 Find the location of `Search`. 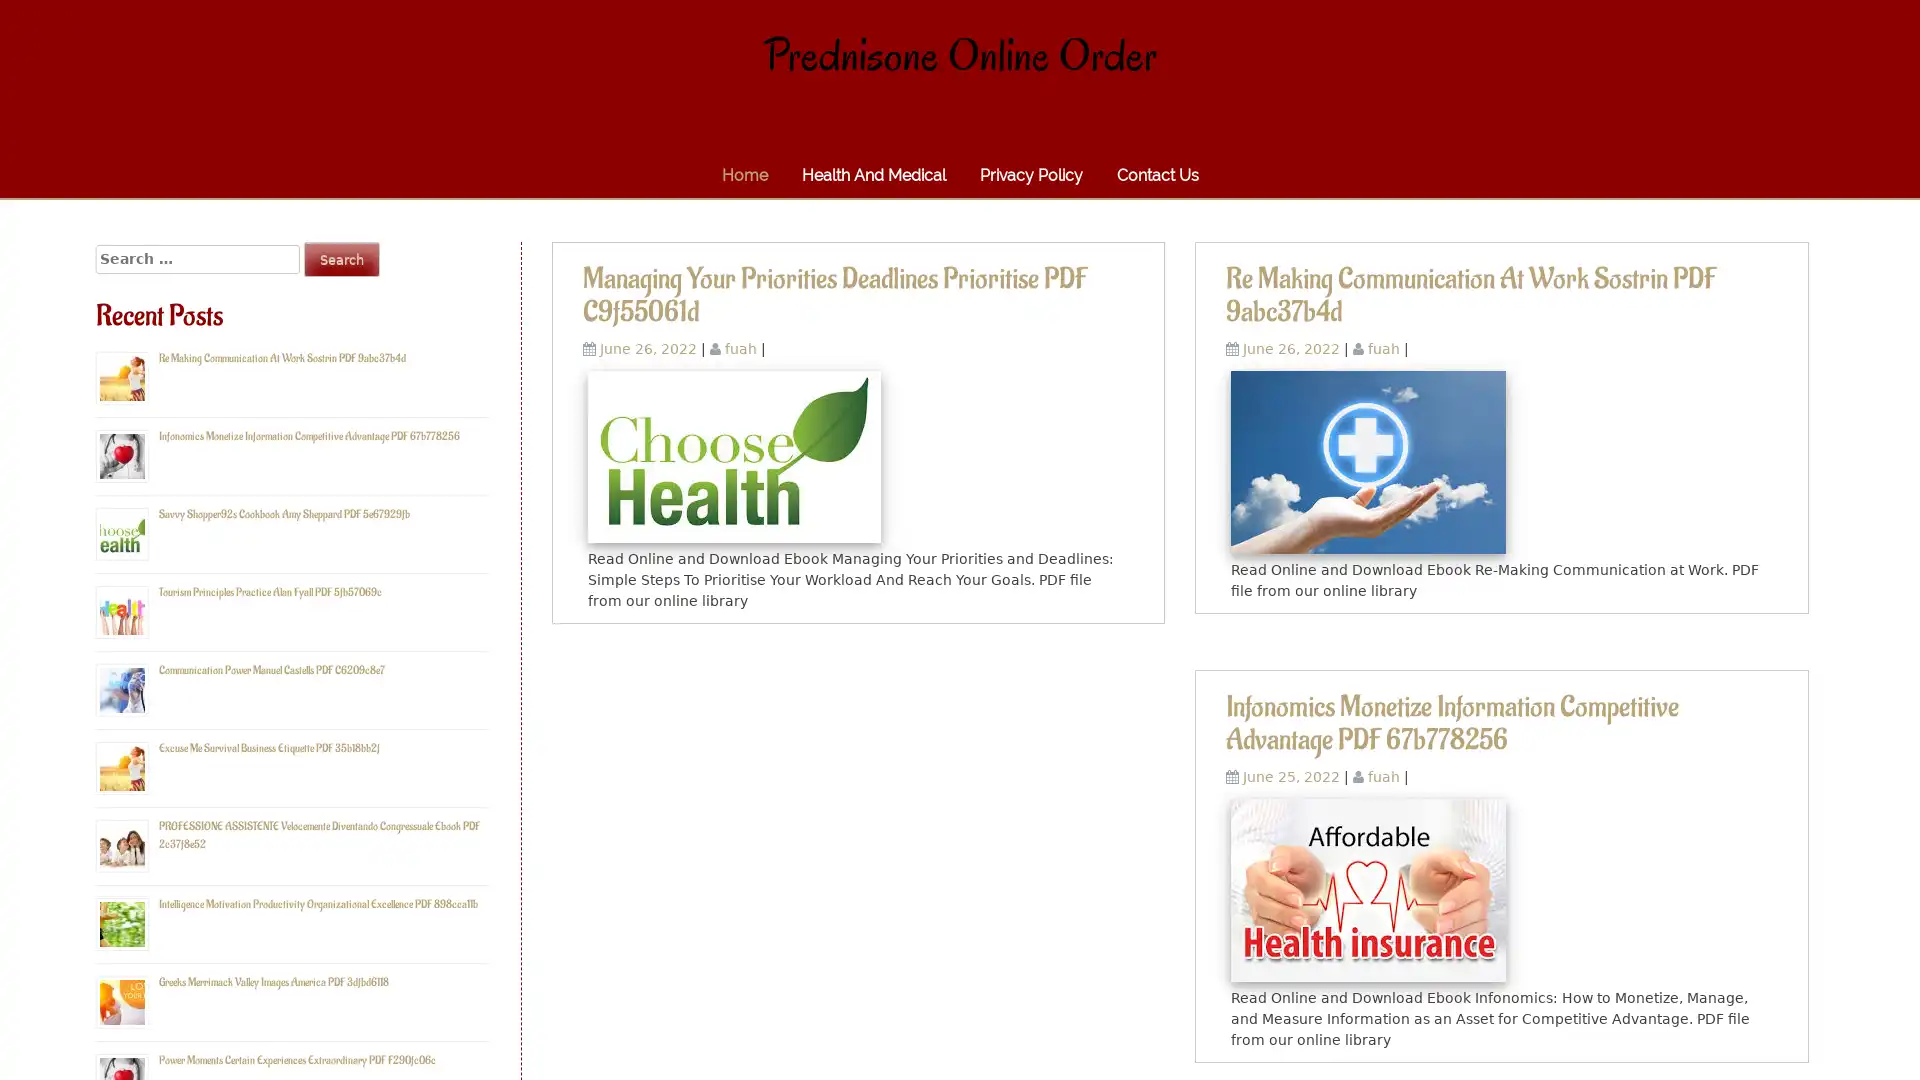

Search is located at coordinates (341, 258).